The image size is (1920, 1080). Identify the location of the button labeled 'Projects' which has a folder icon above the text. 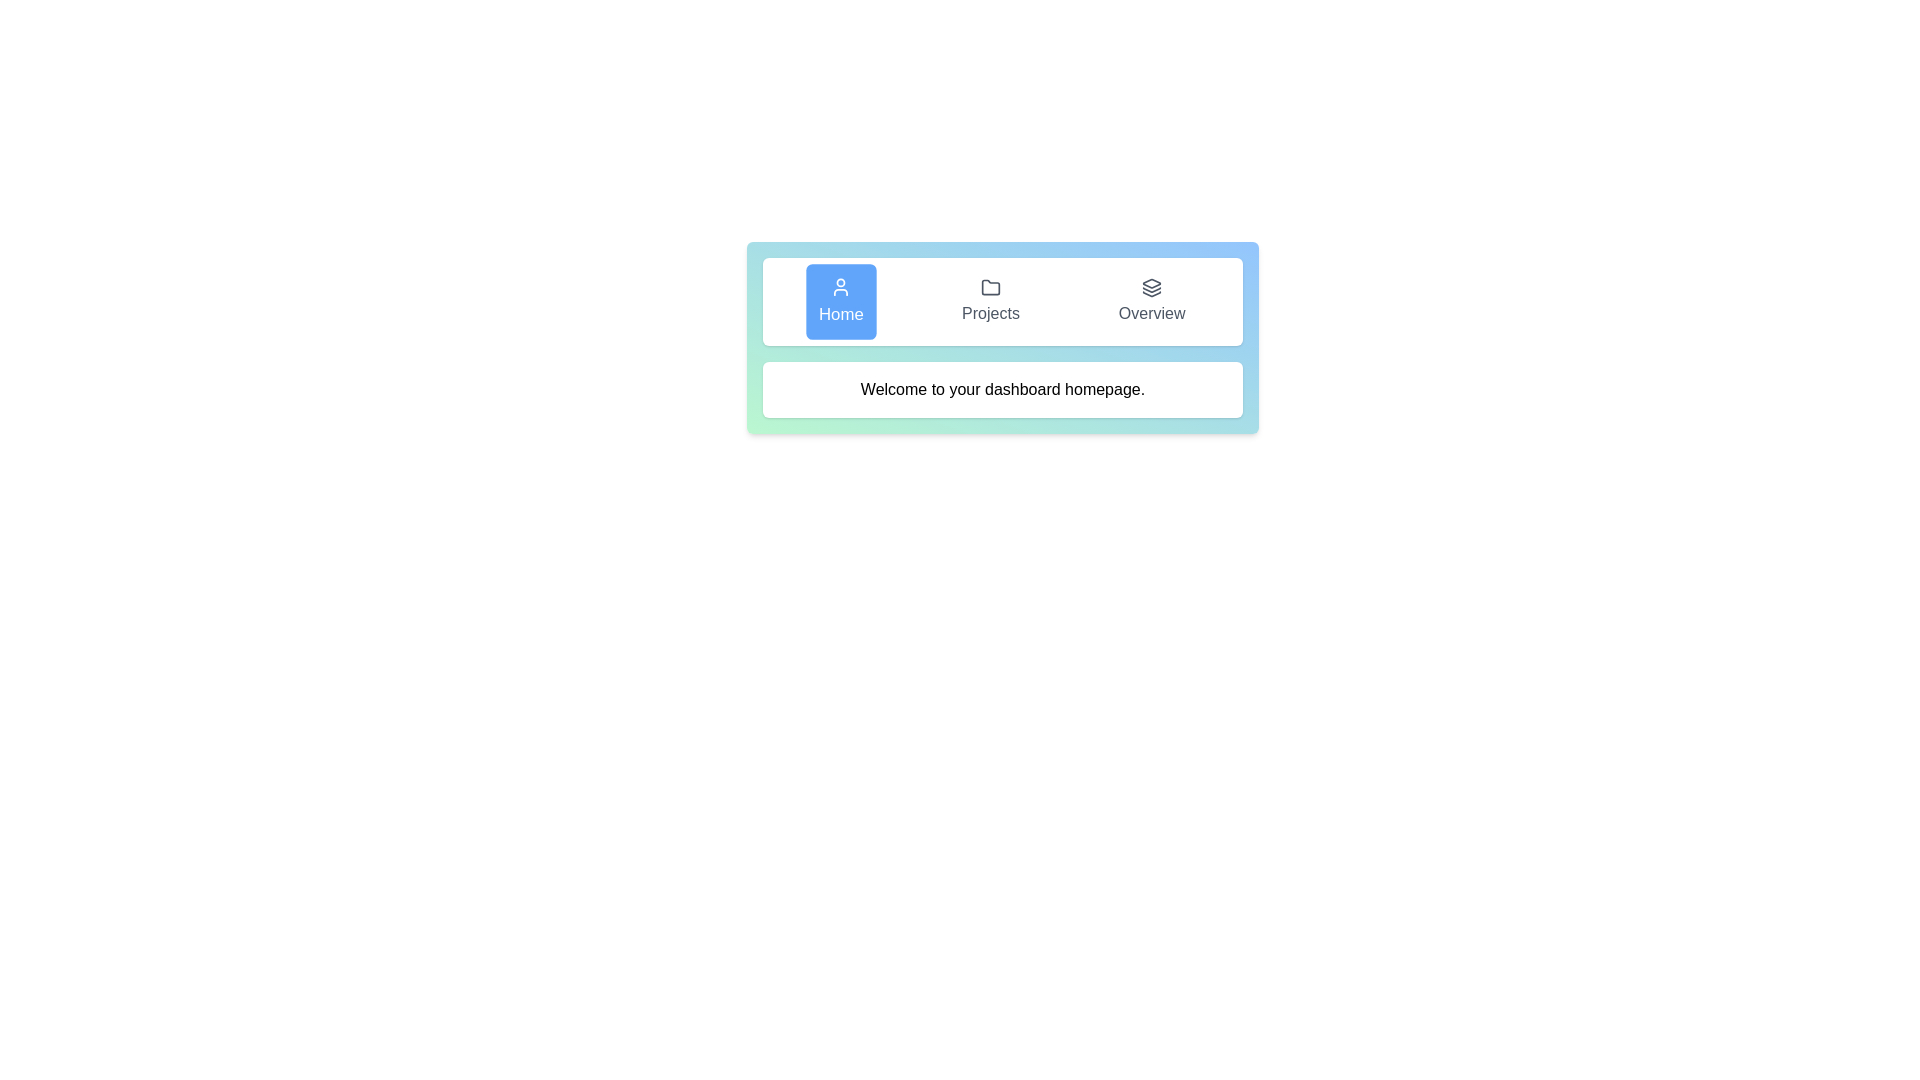
(990, 301).